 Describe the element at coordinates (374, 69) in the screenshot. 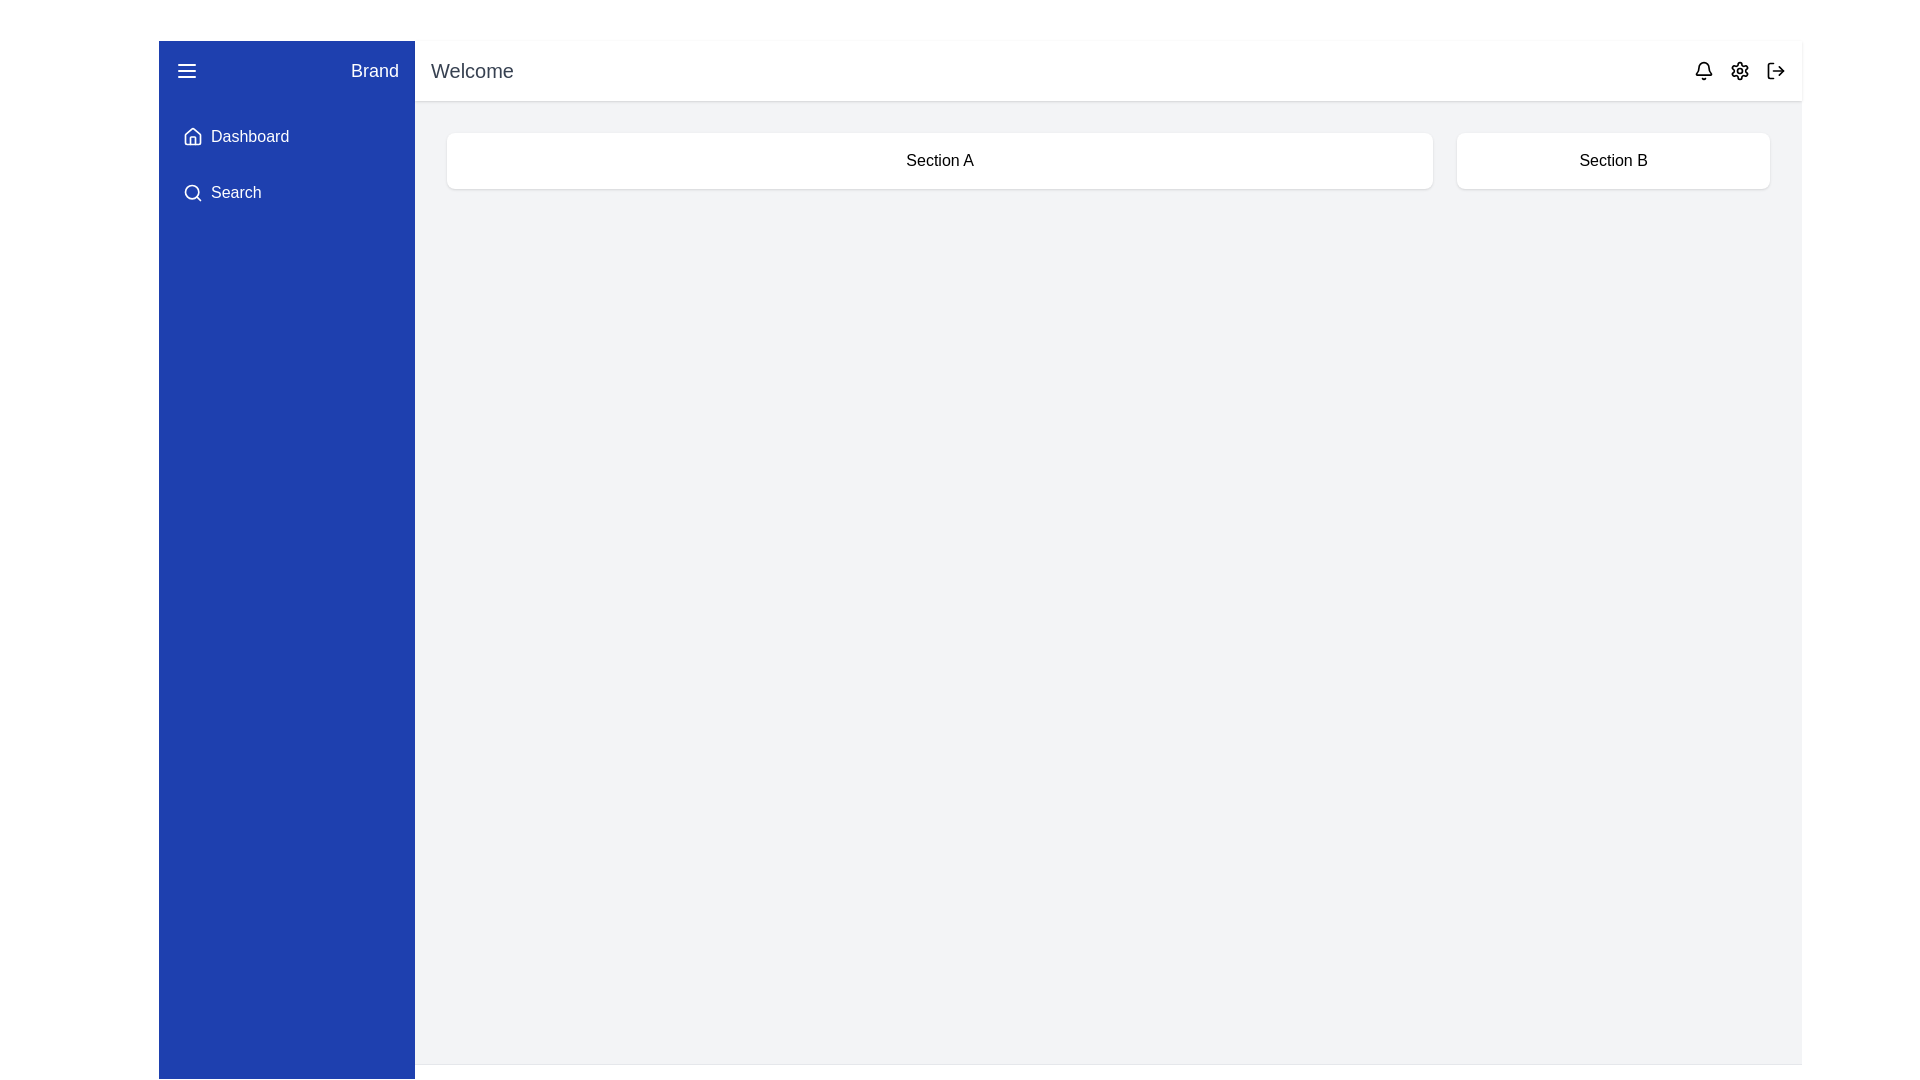

I see `text of the label displaying 'Brand' located on a blue background ribbon in the top left corner of the page` at that location.